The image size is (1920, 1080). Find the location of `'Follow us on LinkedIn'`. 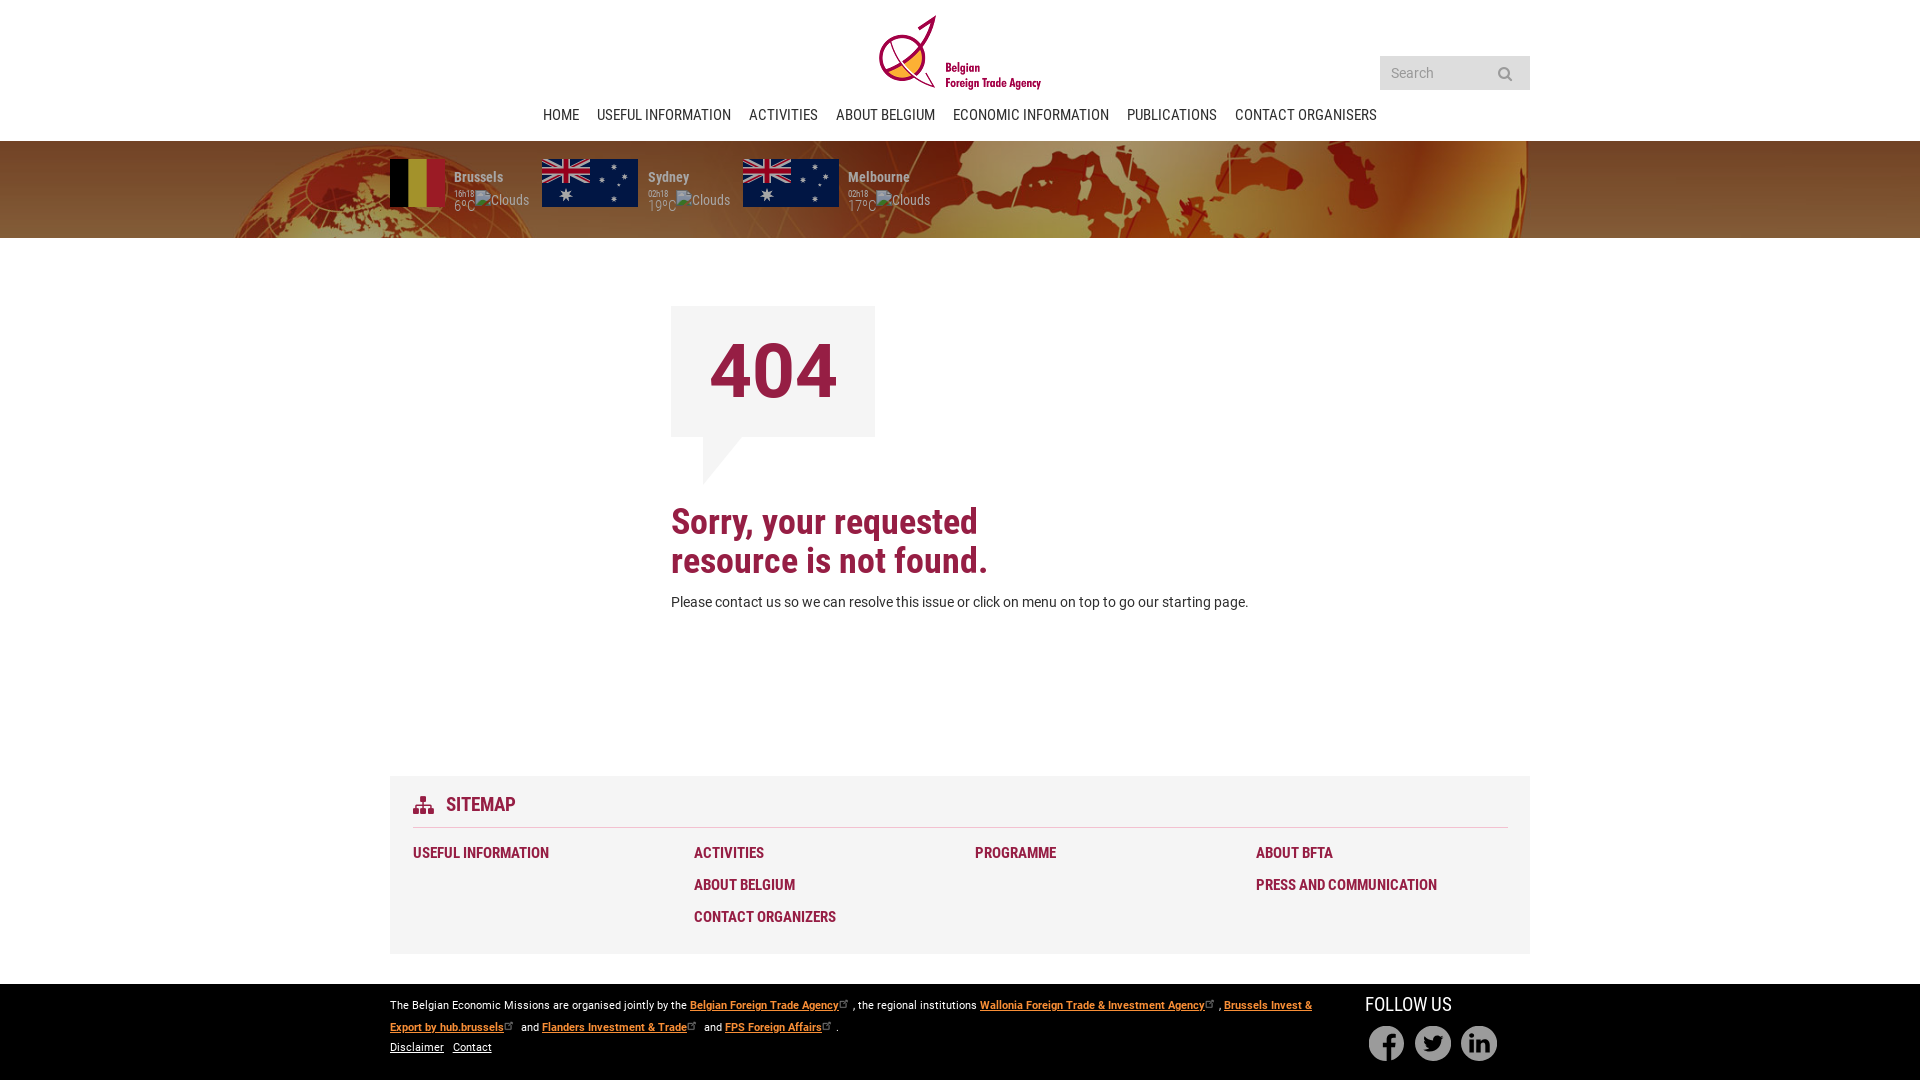

'Follow us on LinkedIn' is located at coordinates (1478, 1043).